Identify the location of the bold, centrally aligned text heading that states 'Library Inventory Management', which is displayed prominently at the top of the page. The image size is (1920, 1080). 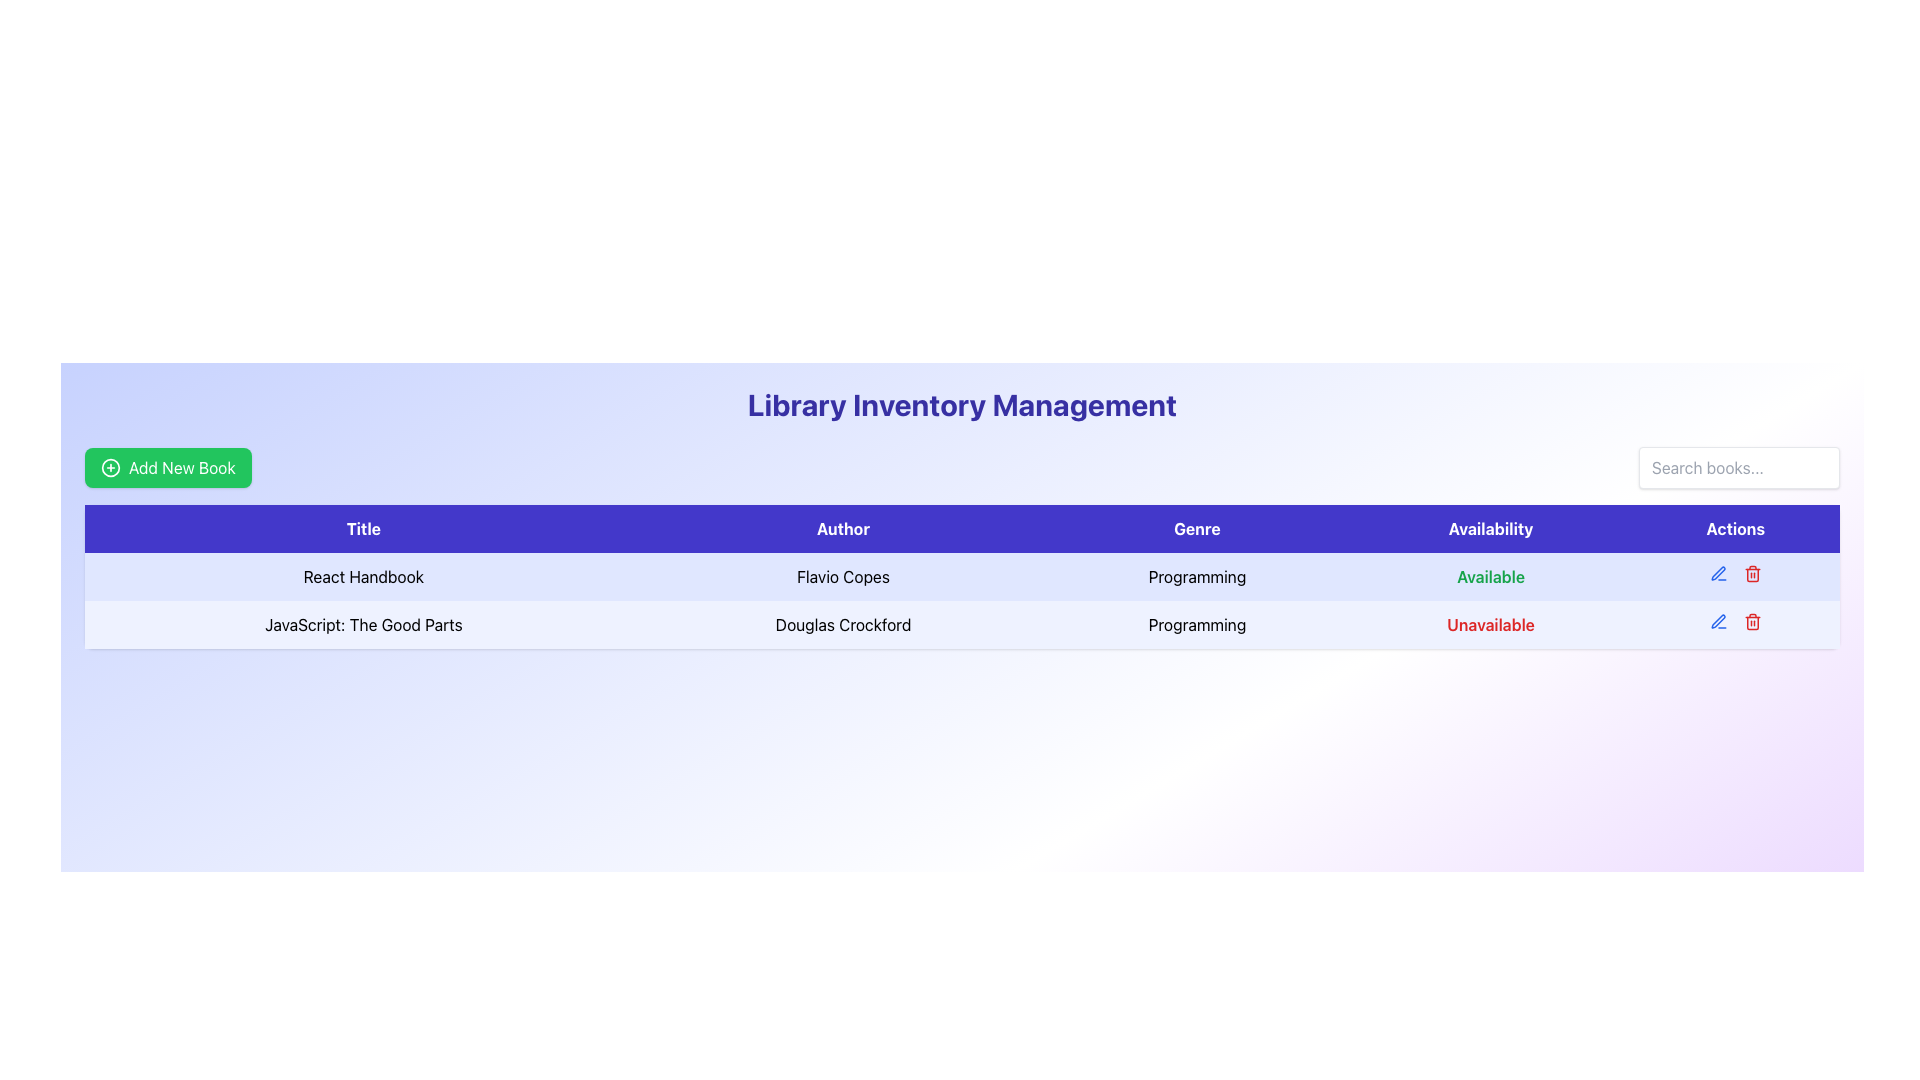
(962, 405).